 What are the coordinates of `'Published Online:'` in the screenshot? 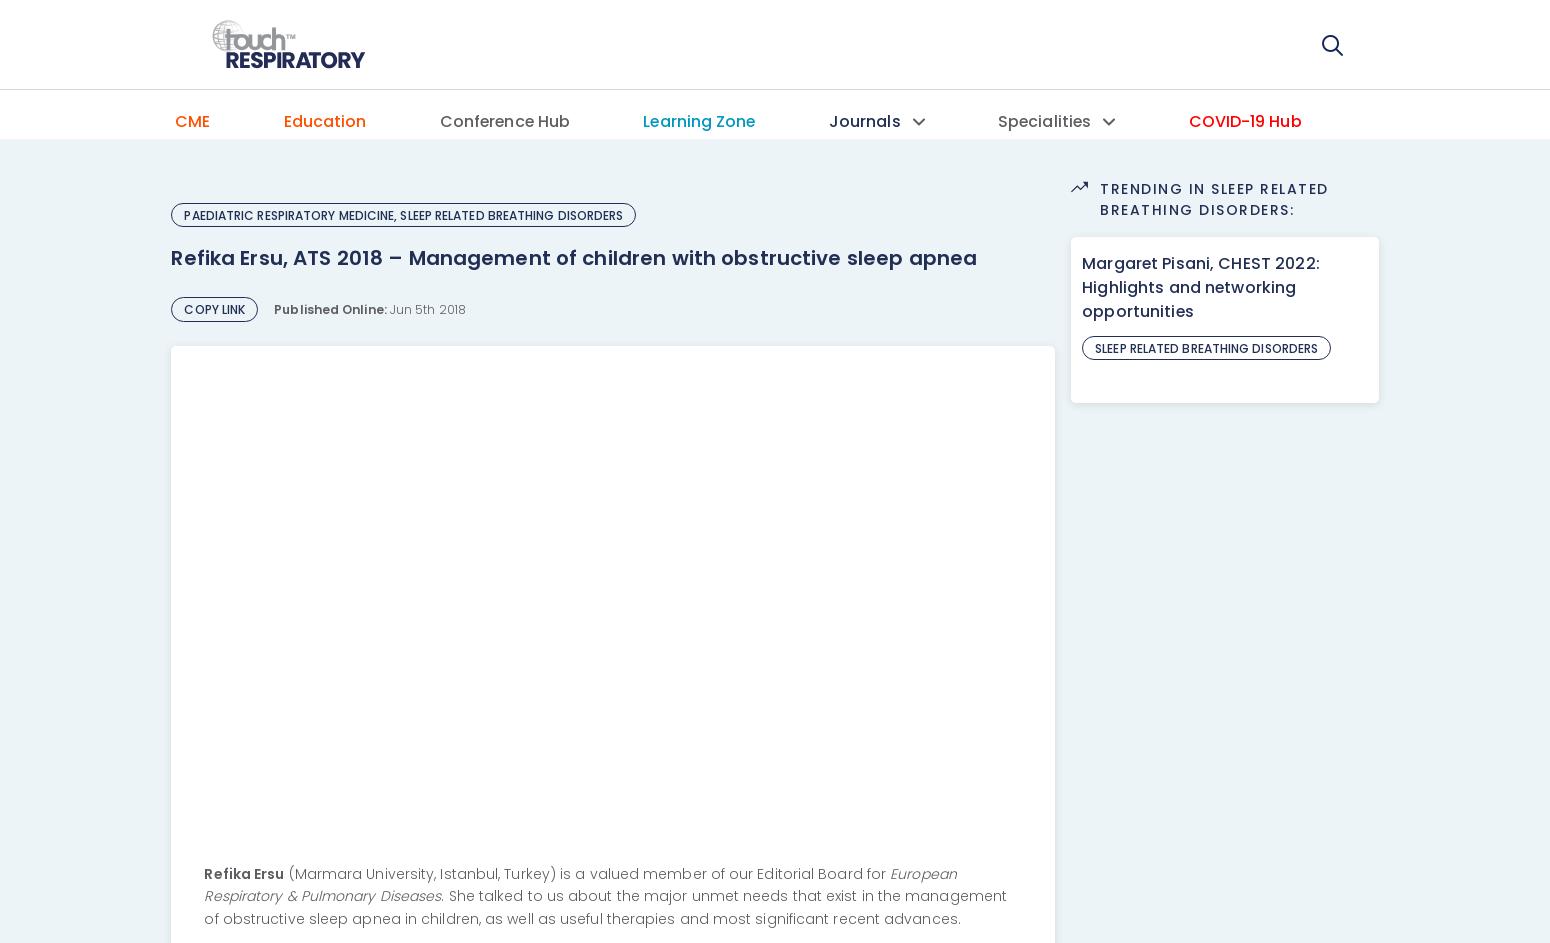 It's located at (330, 308).